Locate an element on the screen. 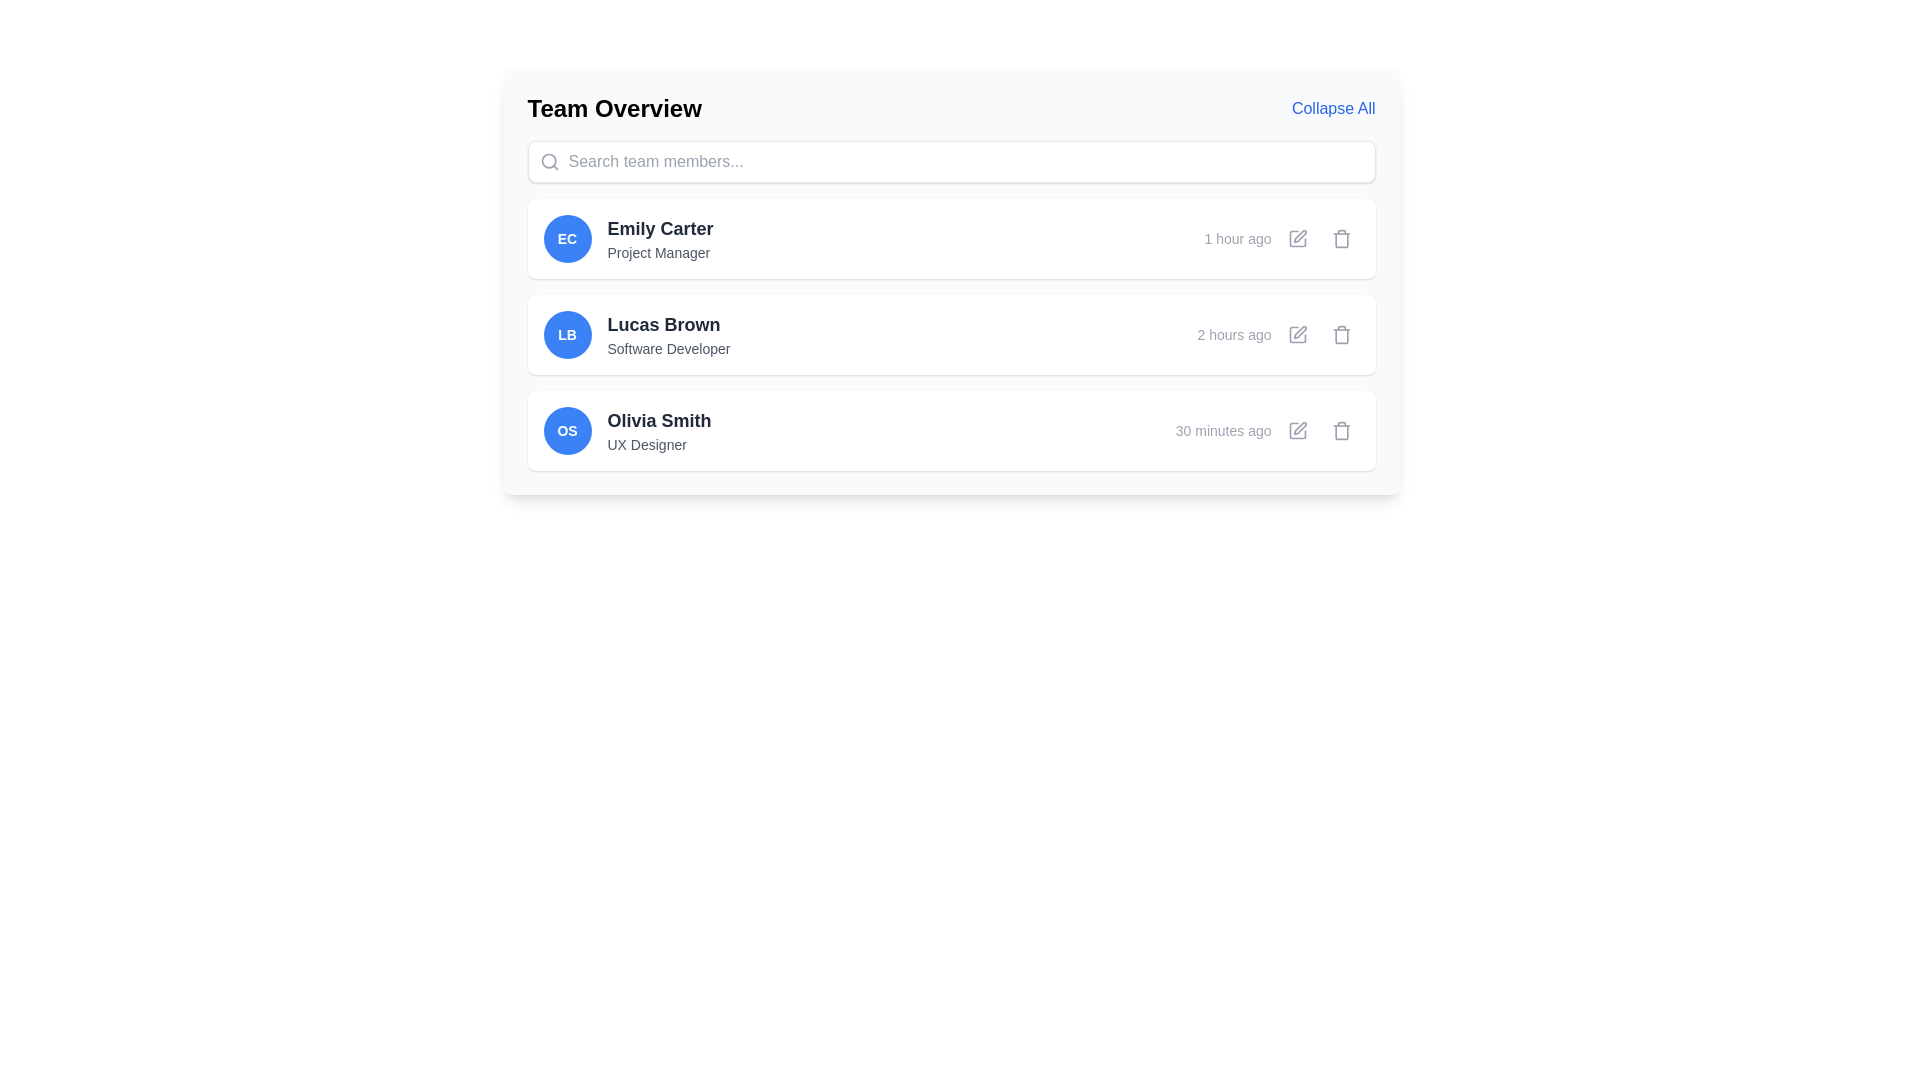  the text label indicating the role or position of the individual 'Olivia Smith', which is located below the name and to the right of the circular badge containing initials is located at coordinates (659, 443).